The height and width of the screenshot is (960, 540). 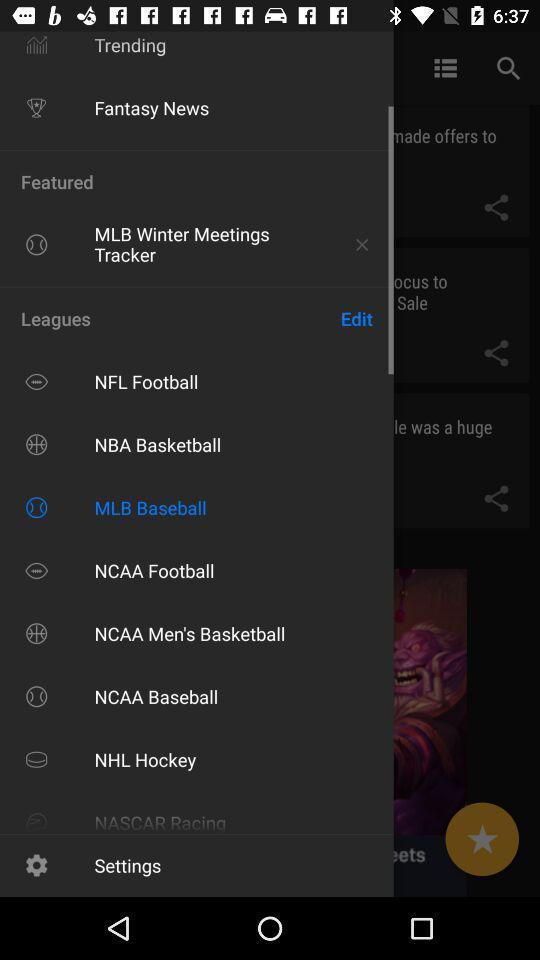 I want to click on the star icon, so click(x=481, y=839).